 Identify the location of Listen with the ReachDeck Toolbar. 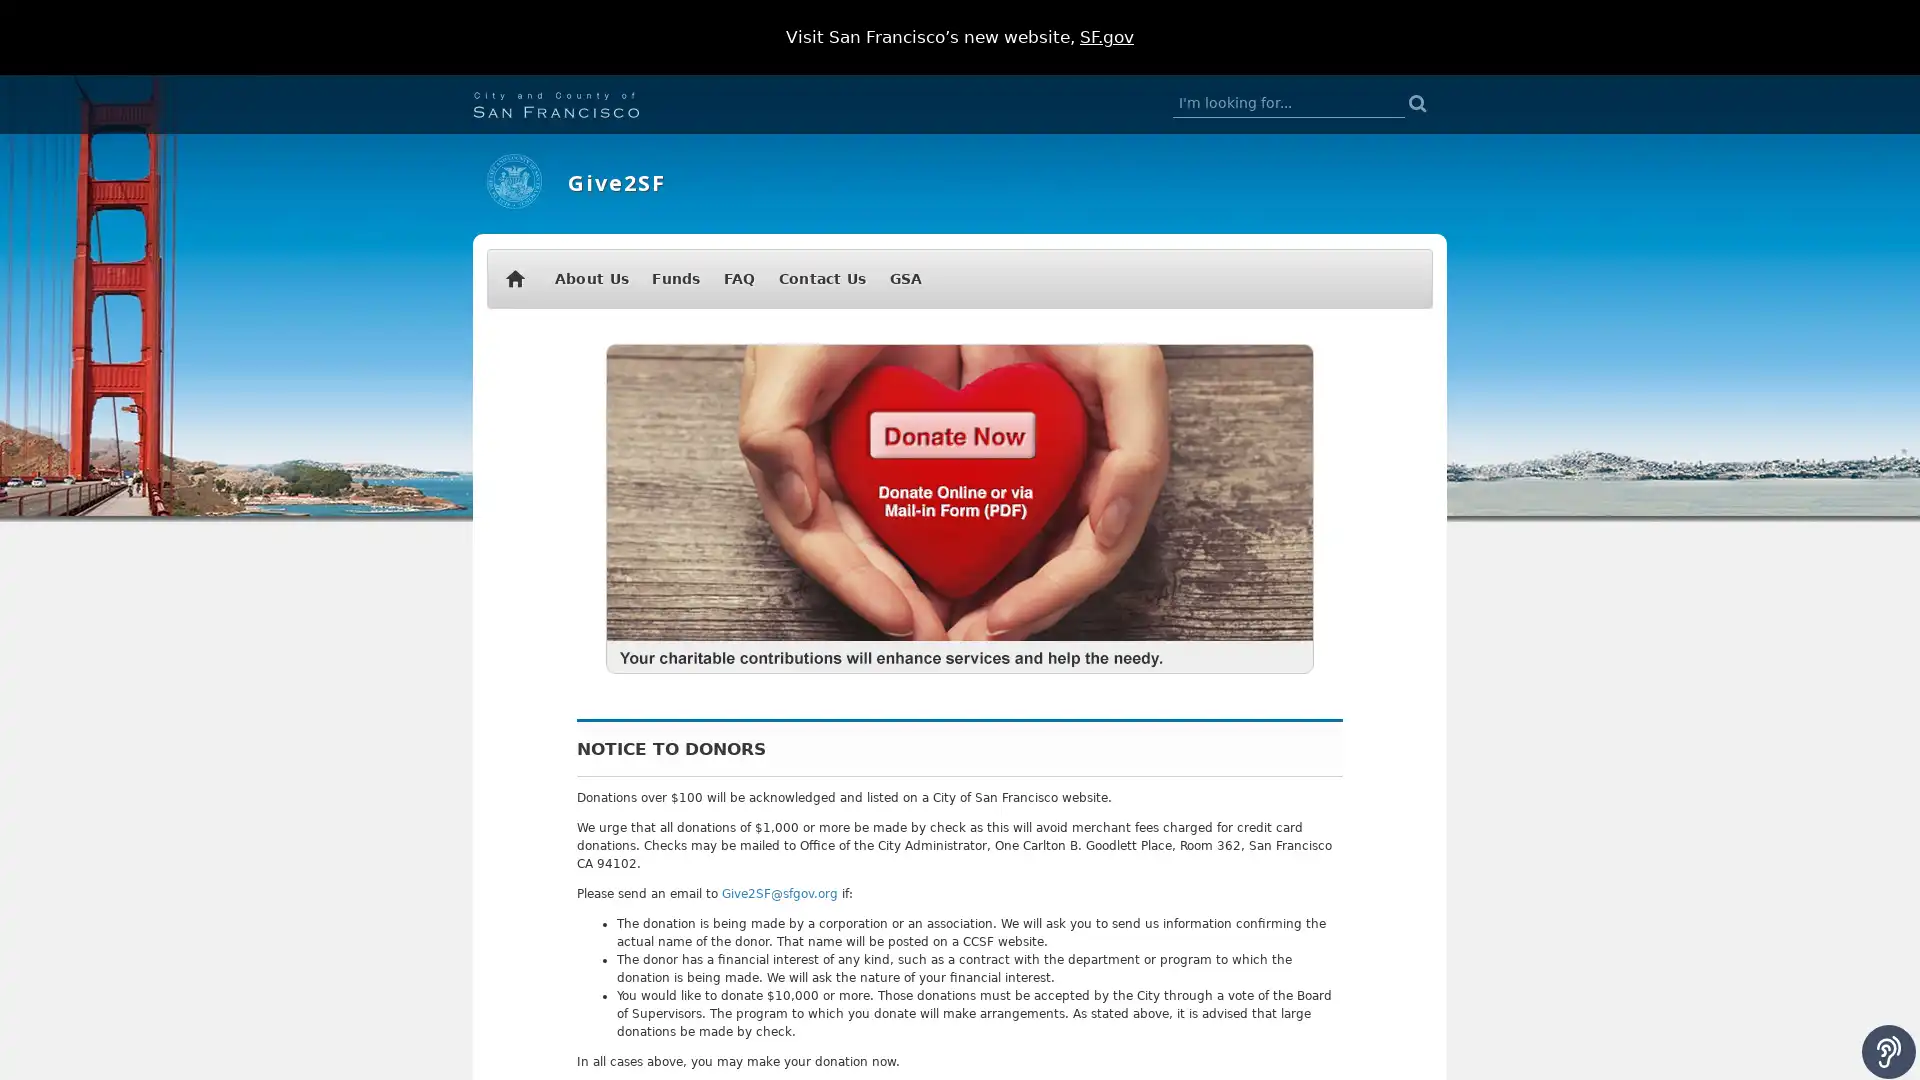
(1888, 1051).